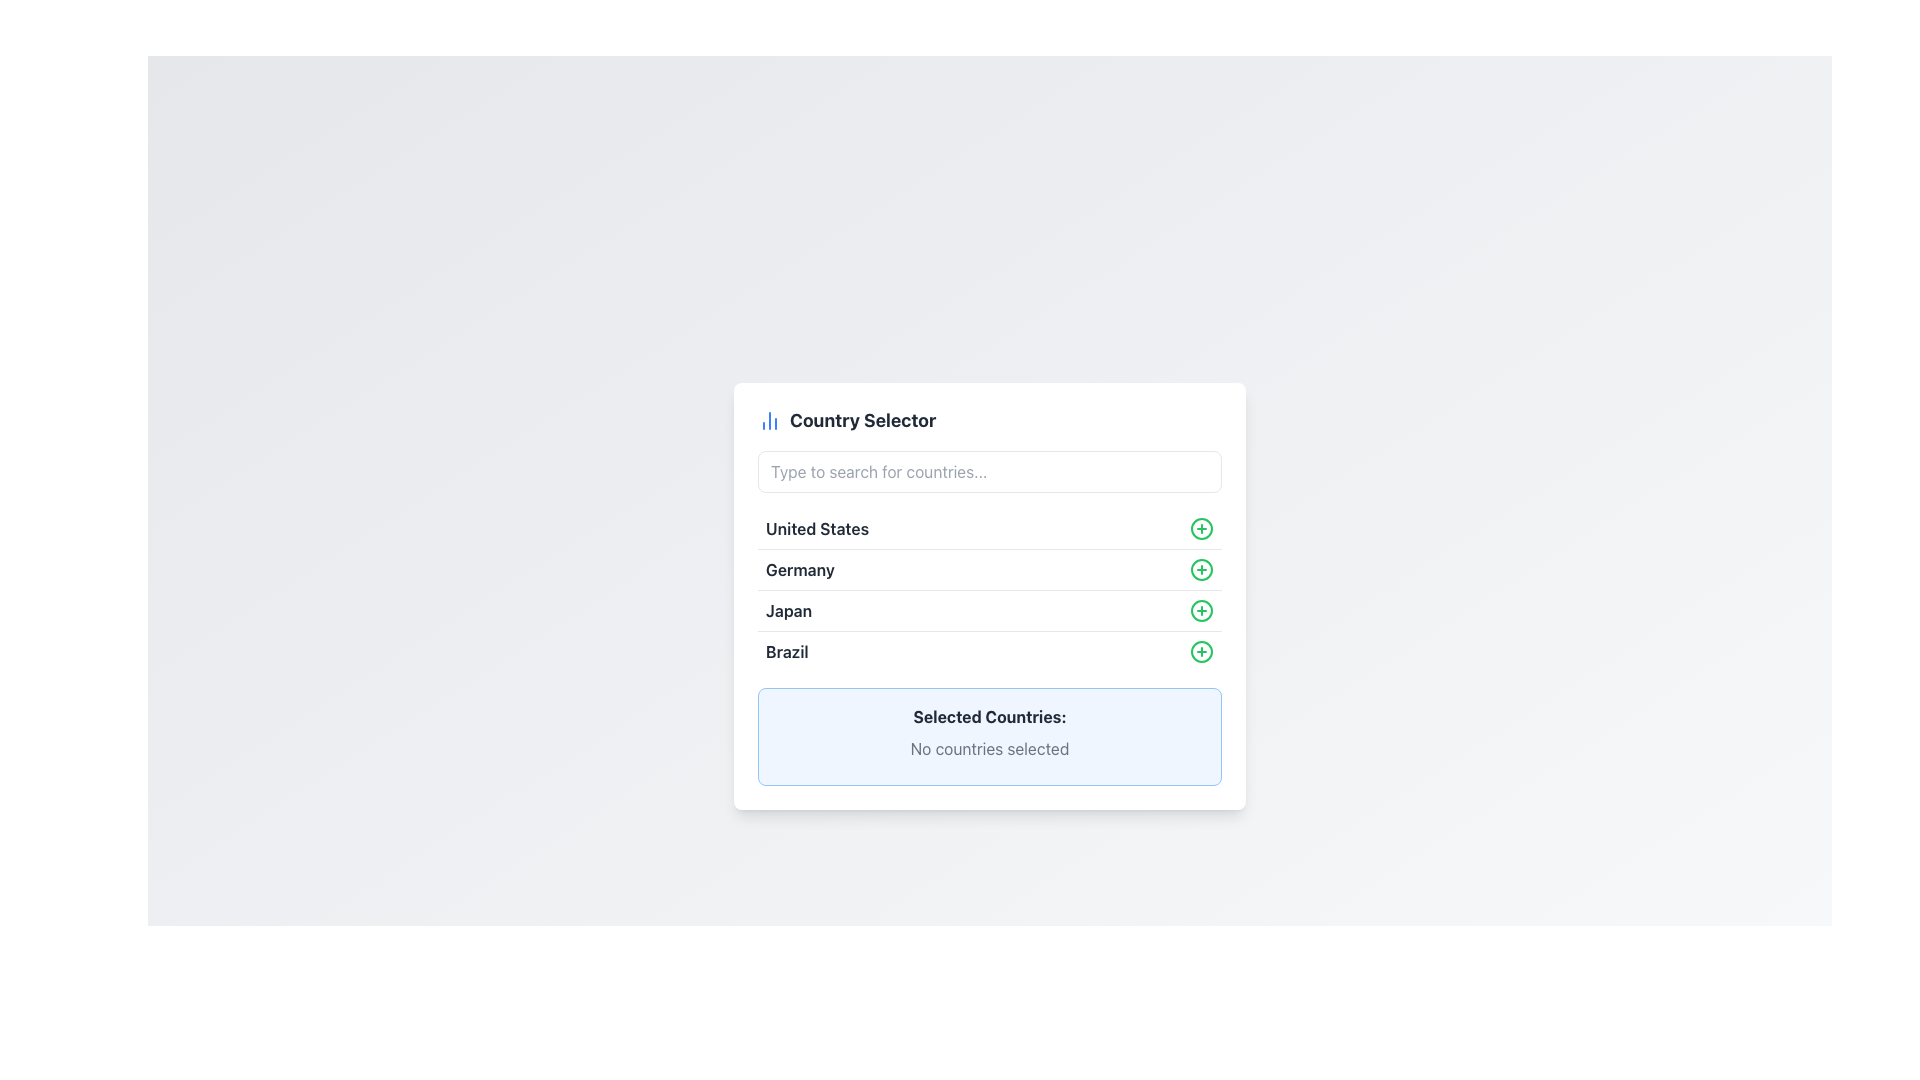  I want to click on the bold text label reading 'Selected Countries:' which is styled with a gray font color and located in the lower section of the country selector interface, above the text 'No countries selected.', so click(989, 715).